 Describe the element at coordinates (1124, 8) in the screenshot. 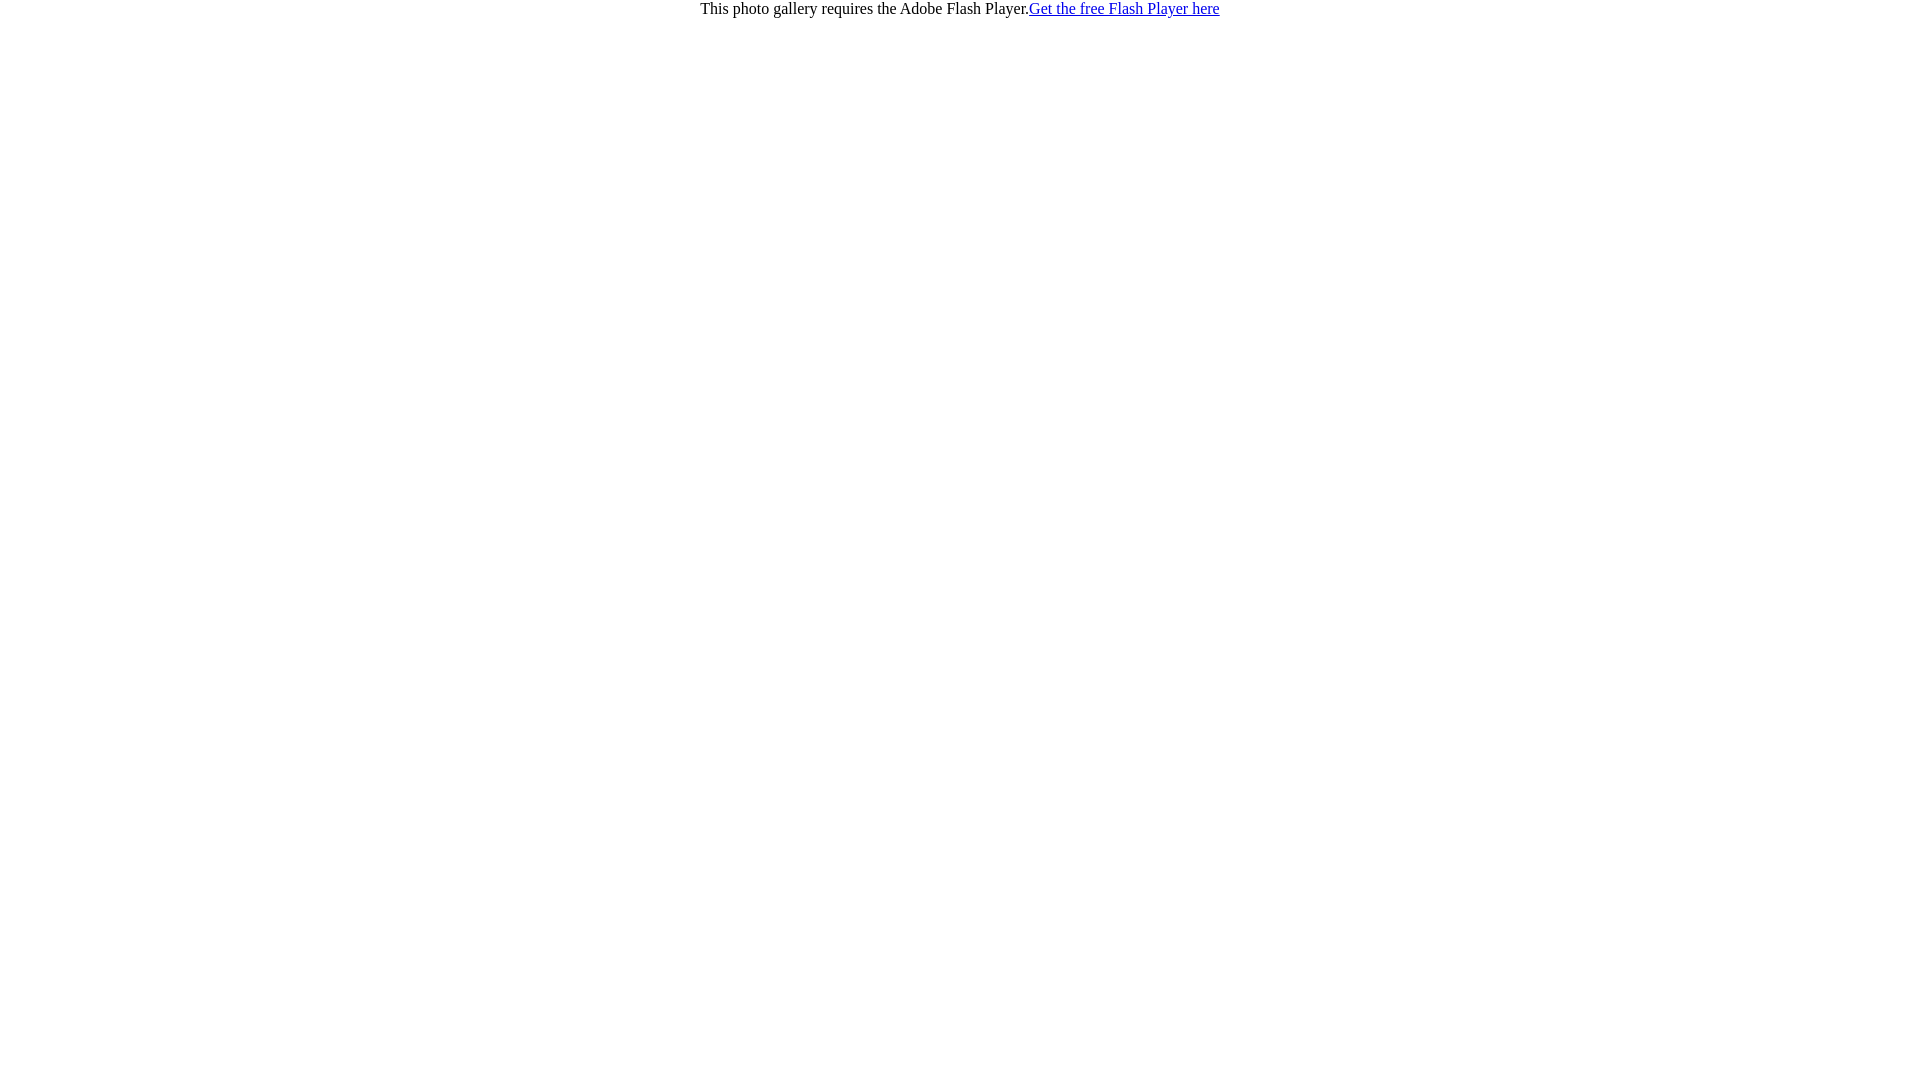

I see `'Get the free Flash Player here'` at that location.